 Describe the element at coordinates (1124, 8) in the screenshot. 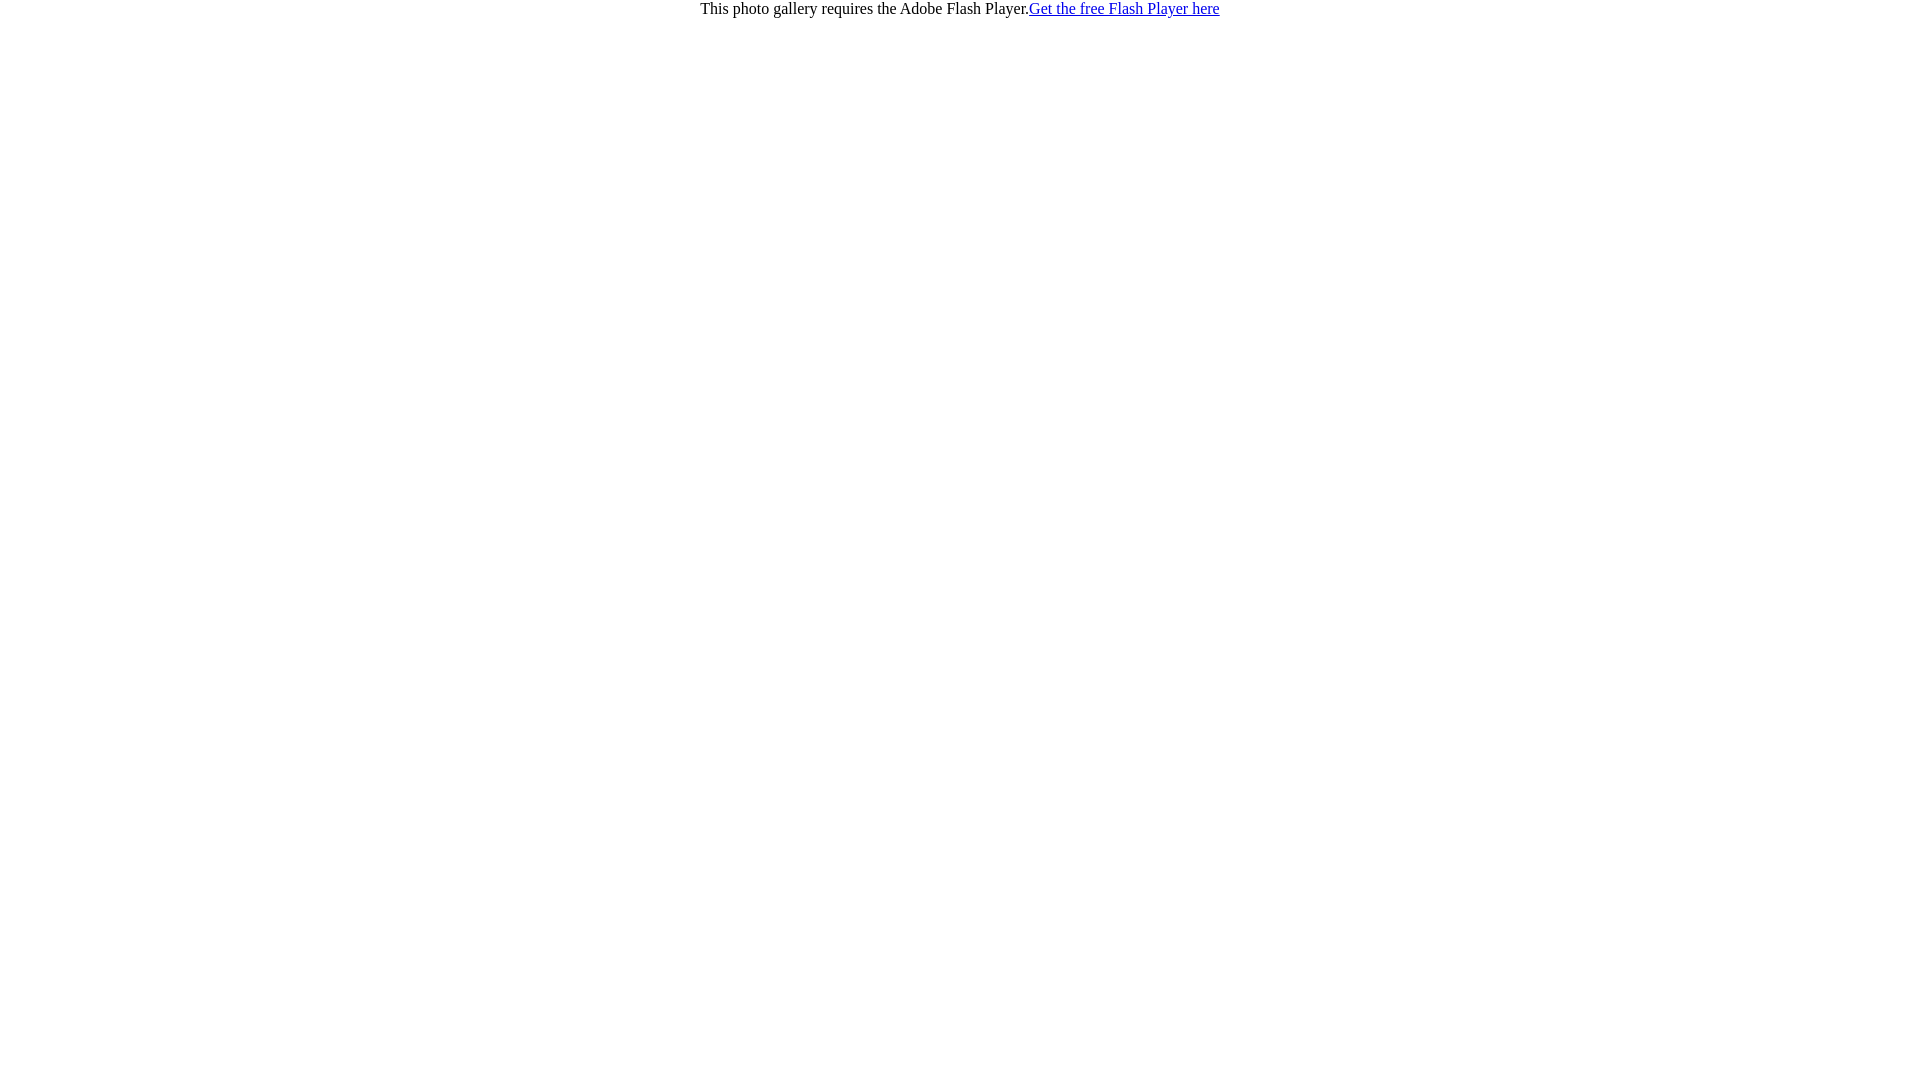

I see `'Get the free Flash Player here'` at that location.